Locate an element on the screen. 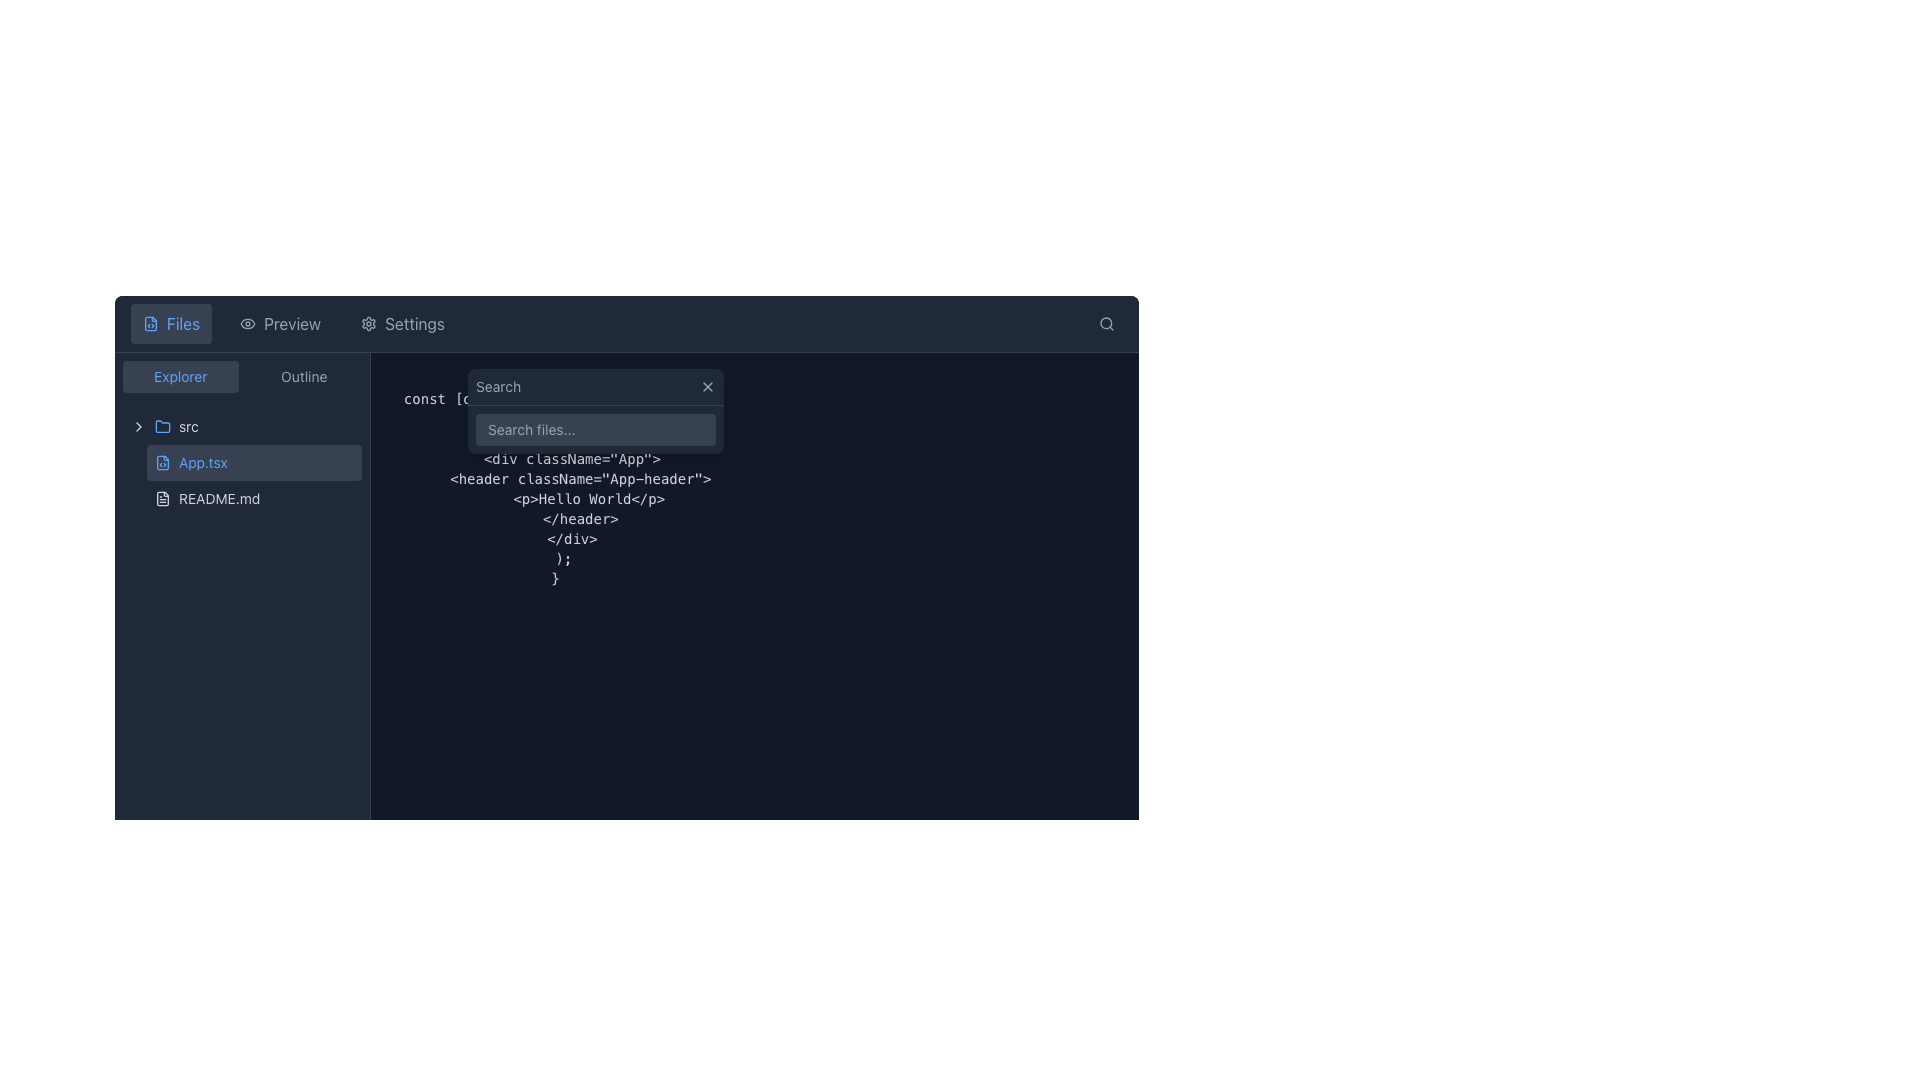 Image resolution: width=1920 pixels, height=1080 pixels. the folder icon located in the file explorer, situated just above the 'App.tsx' file label is located at coordinates (163, 424).